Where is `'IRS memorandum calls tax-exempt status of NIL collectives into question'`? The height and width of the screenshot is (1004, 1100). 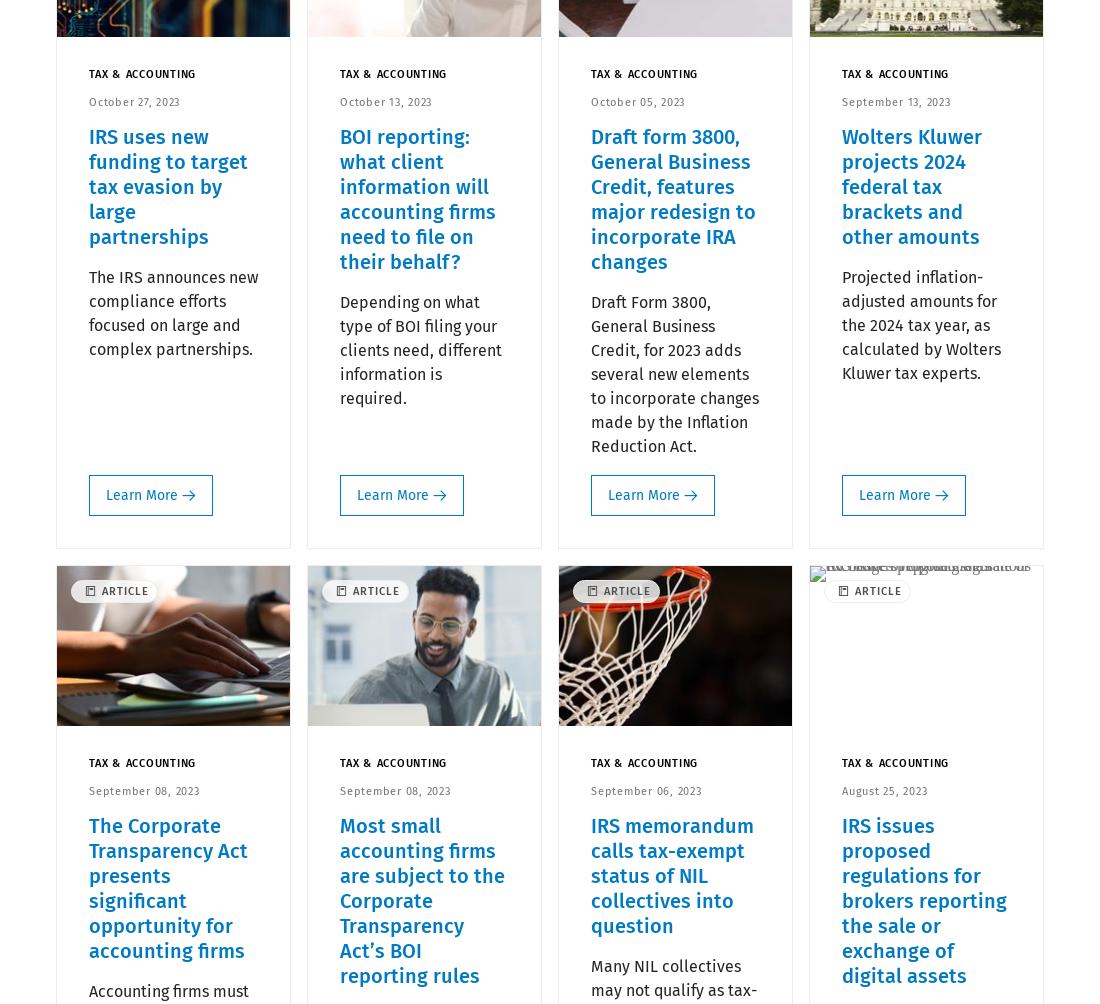
'IRS memorandum calls tax-exempt status of NIL collectives into question' is located at coordinates (672, 874).